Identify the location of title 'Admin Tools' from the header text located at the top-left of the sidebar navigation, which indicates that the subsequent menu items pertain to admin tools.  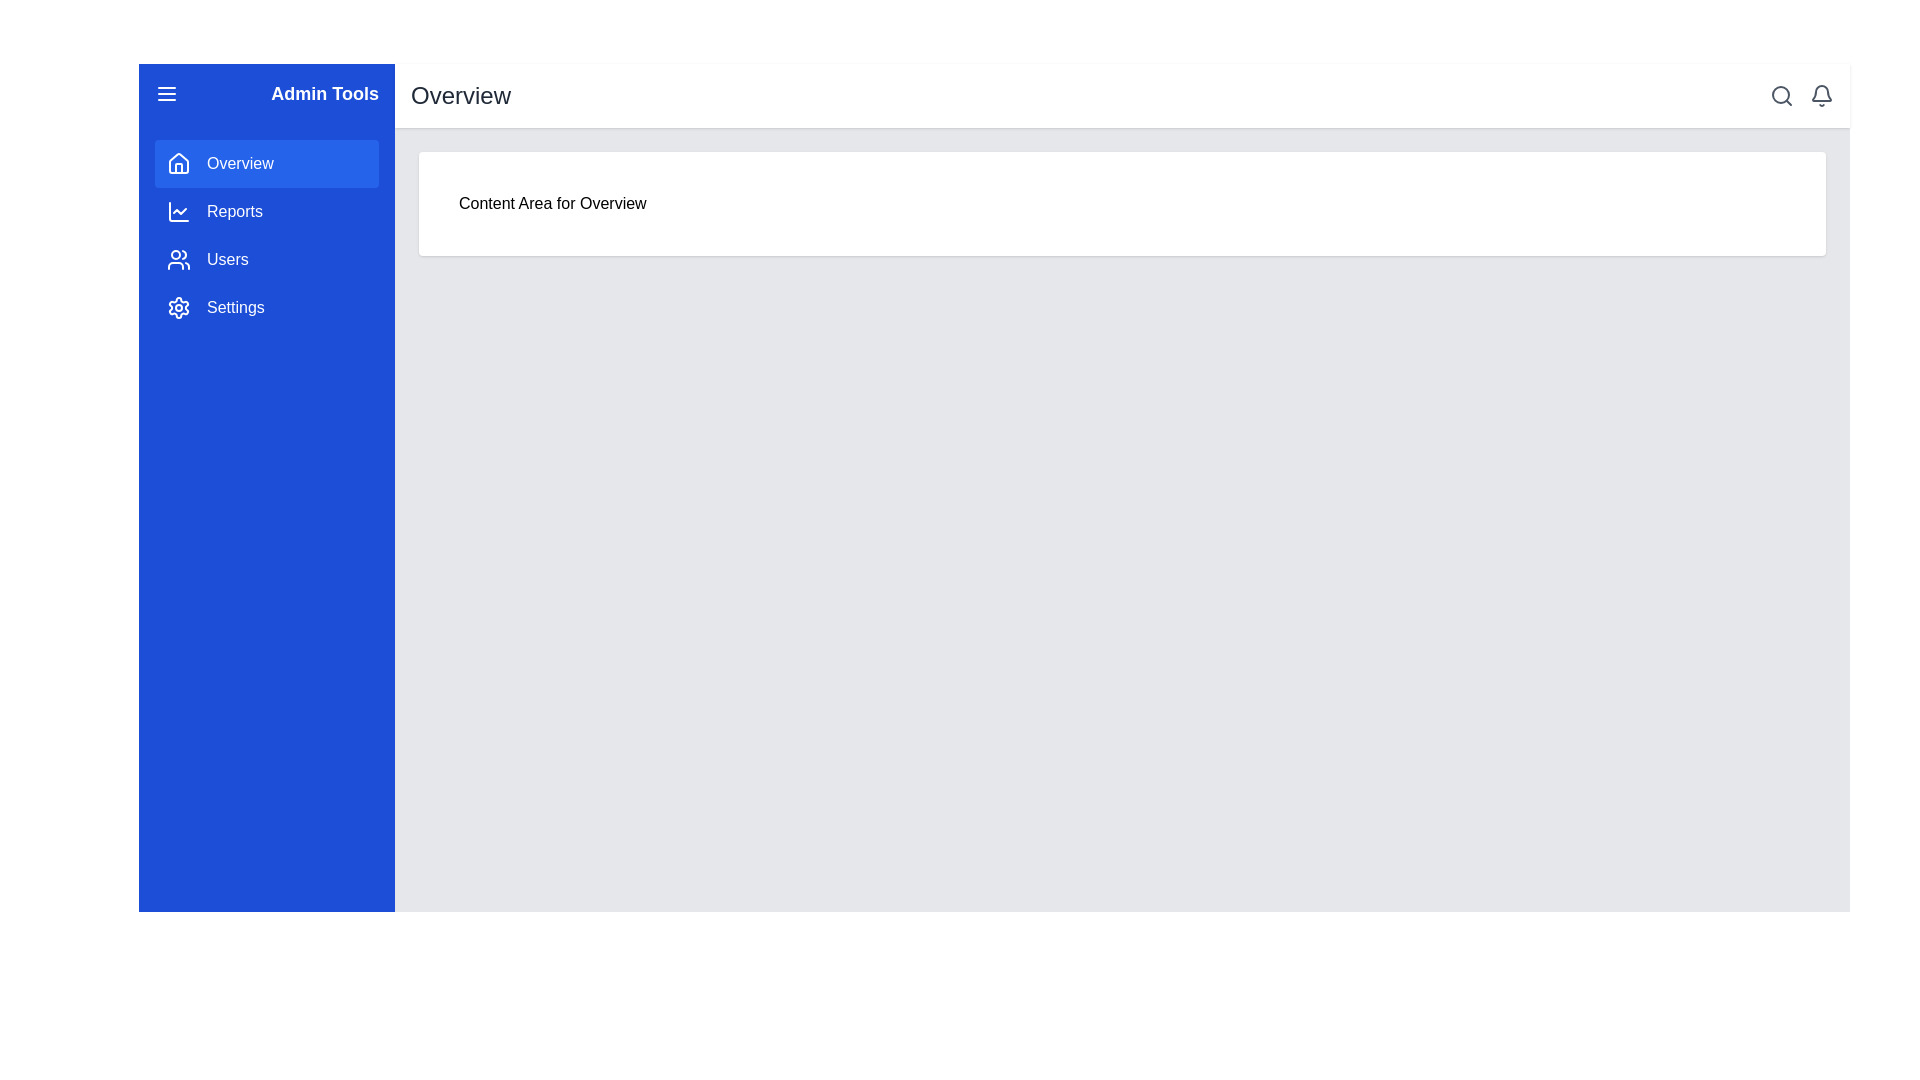
(266, 93).